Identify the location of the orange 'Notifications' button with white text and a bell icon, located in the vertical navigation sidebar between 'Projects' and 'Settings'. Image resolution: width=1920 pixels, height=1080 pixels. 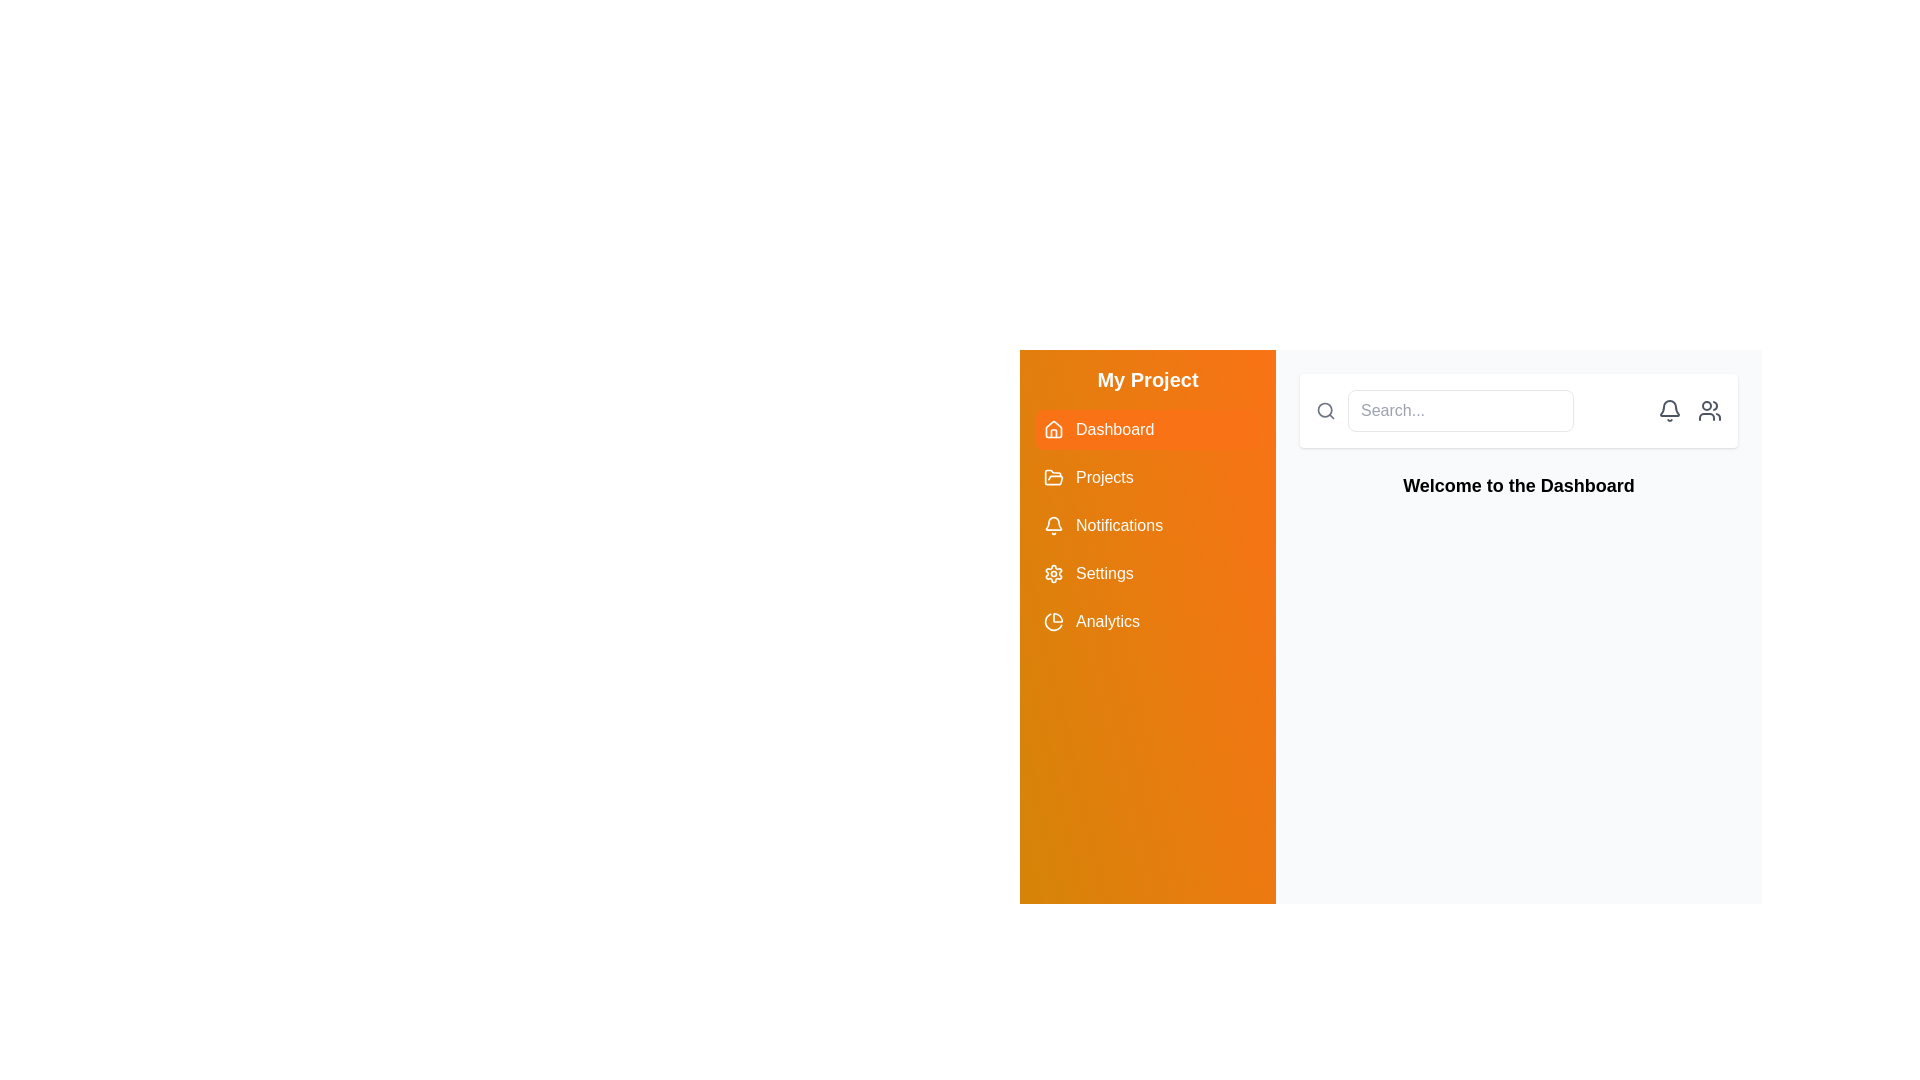
(1147, 524).